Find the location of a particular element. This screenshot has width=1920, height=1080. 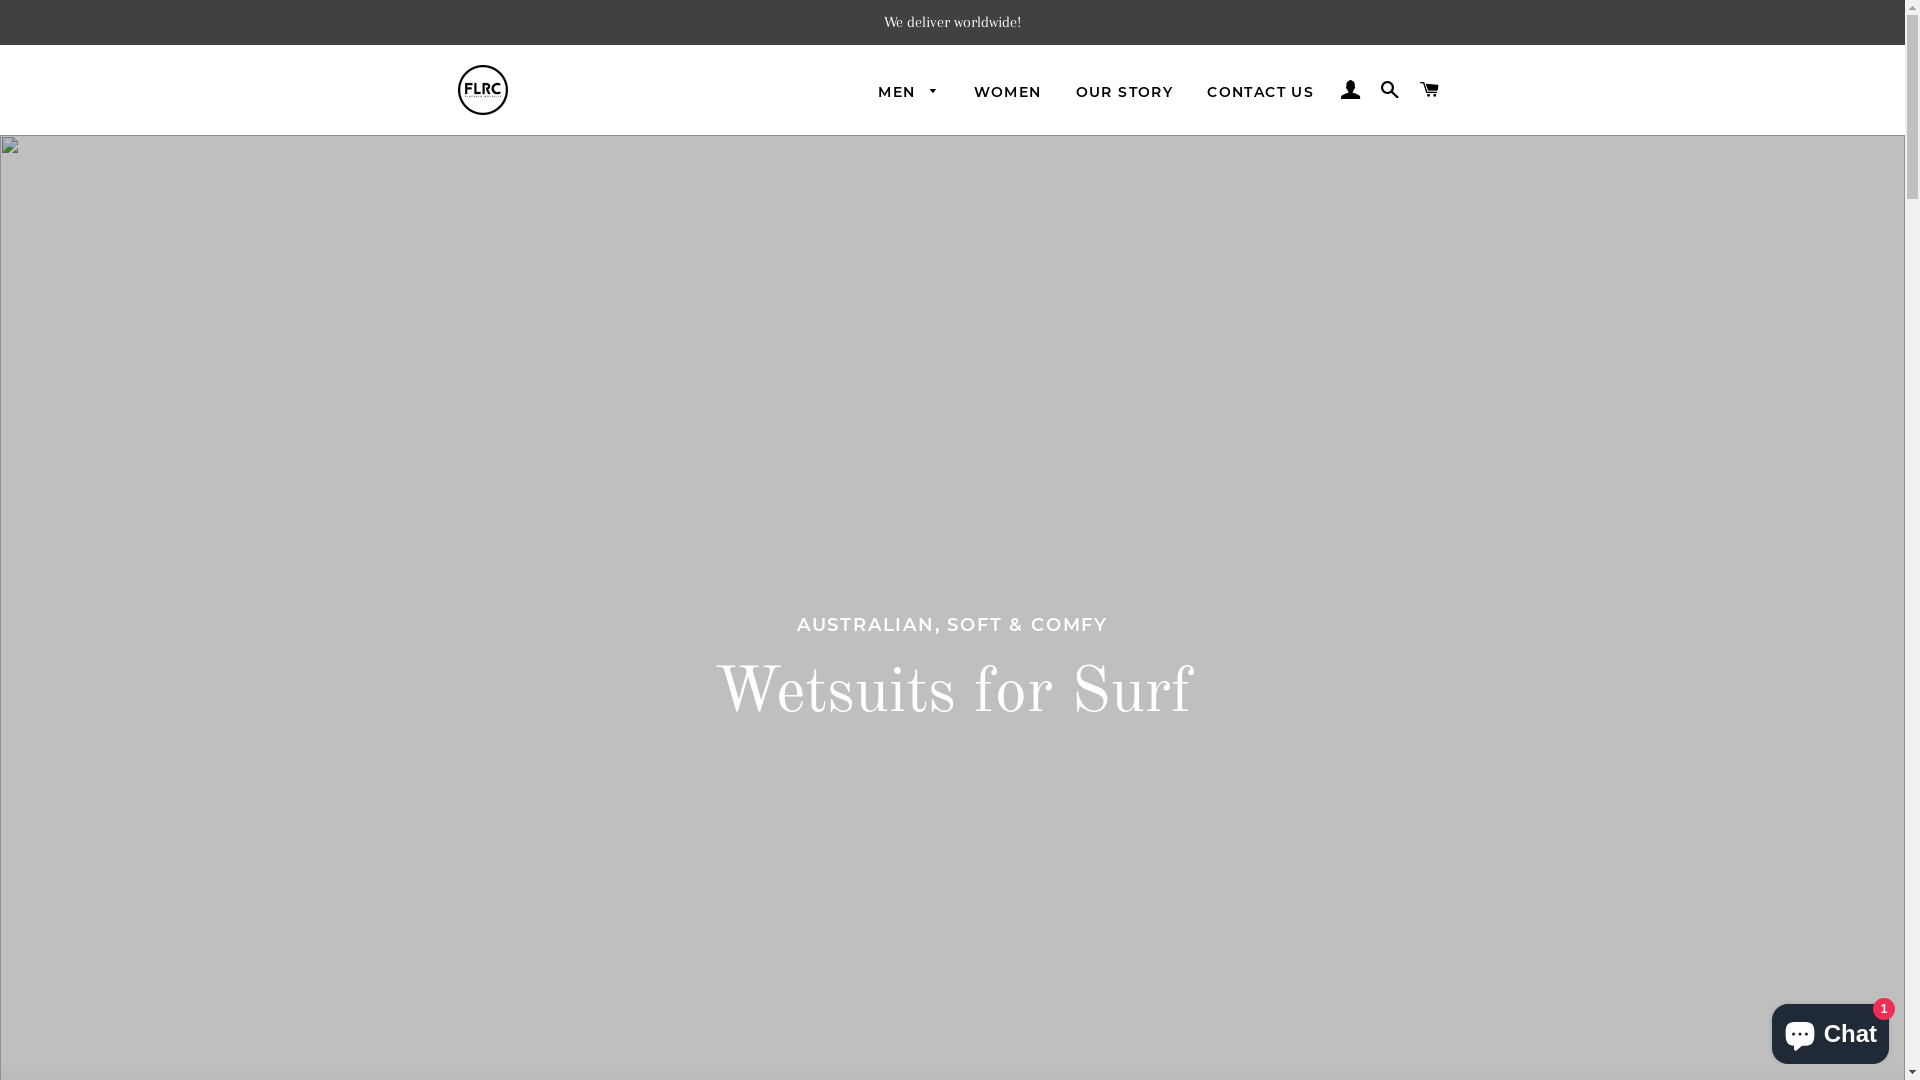

'MEN' is located at coordinates (907, 92).